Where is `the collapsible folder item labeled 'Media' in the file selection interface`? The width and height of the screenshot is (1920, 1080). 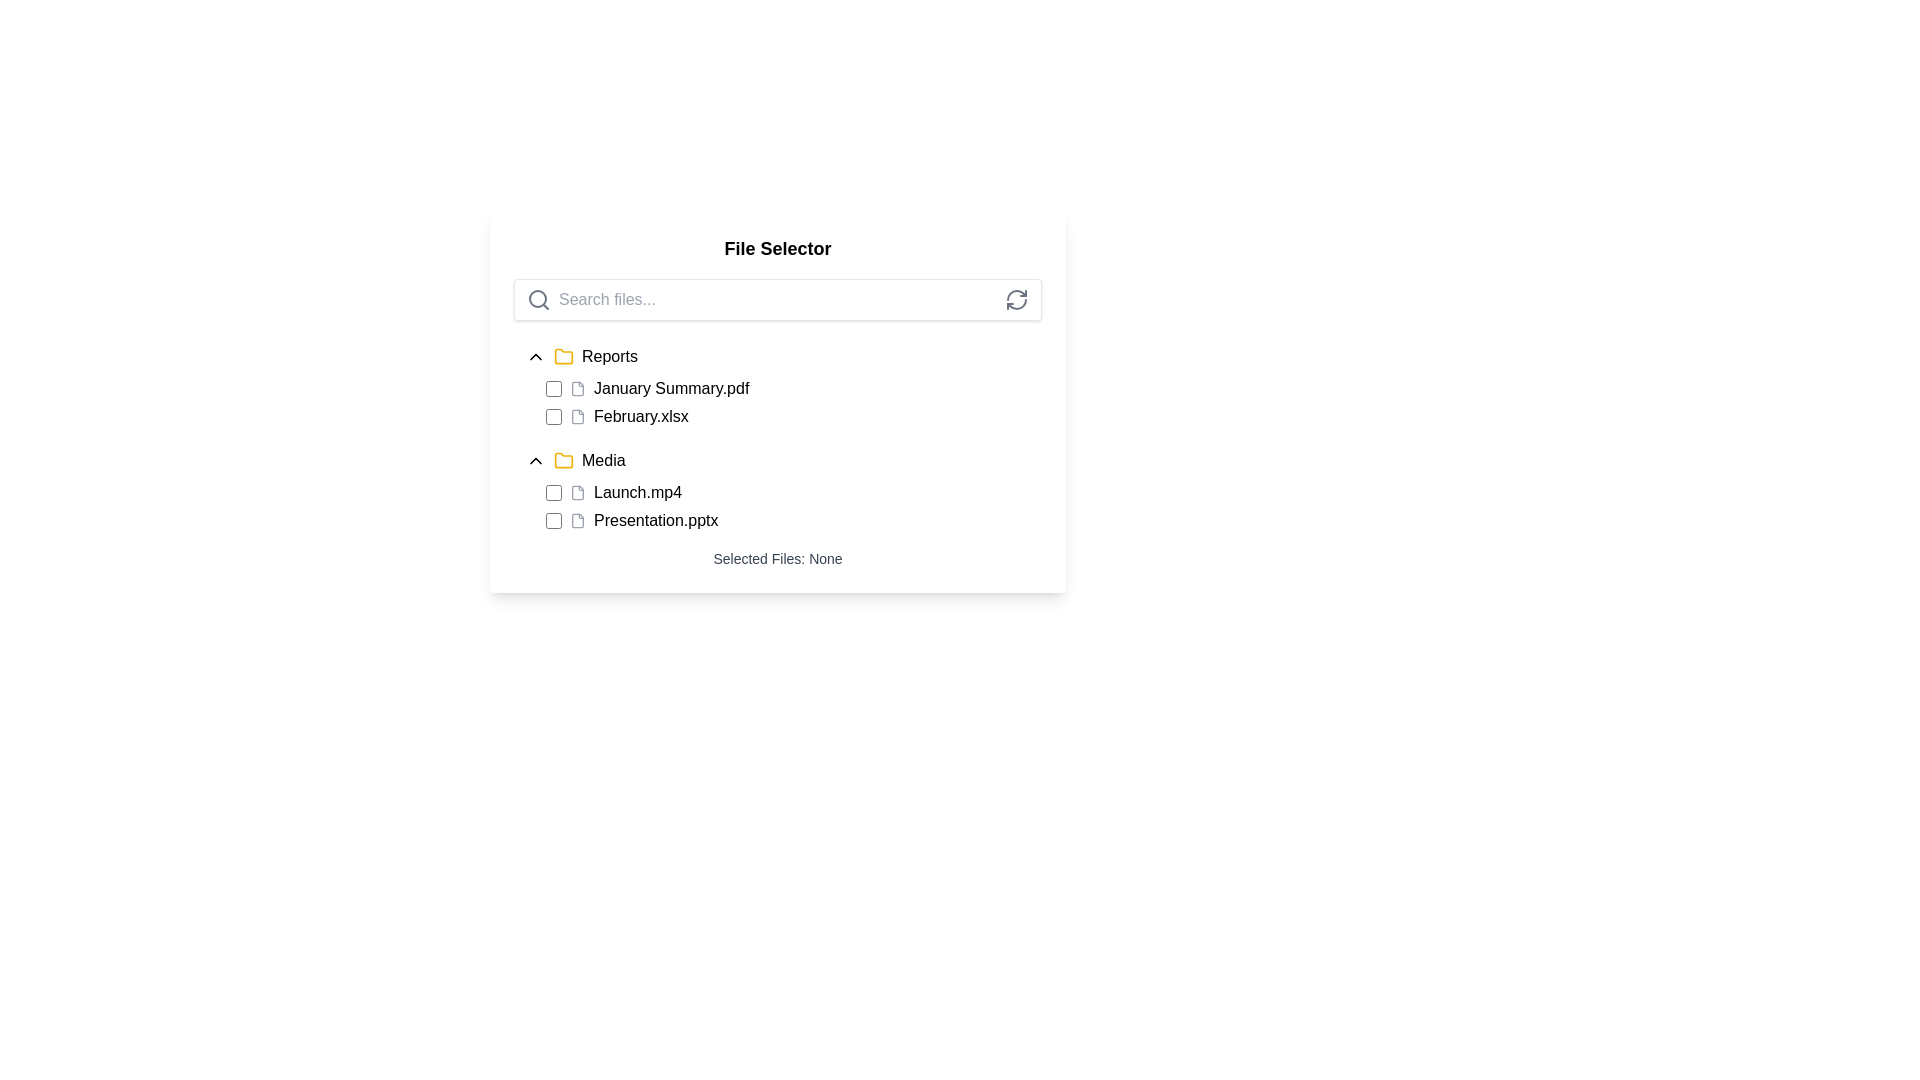
the collapsible folder item labeled 'Media' in the file selection interface is located at coordinates (776, 486).